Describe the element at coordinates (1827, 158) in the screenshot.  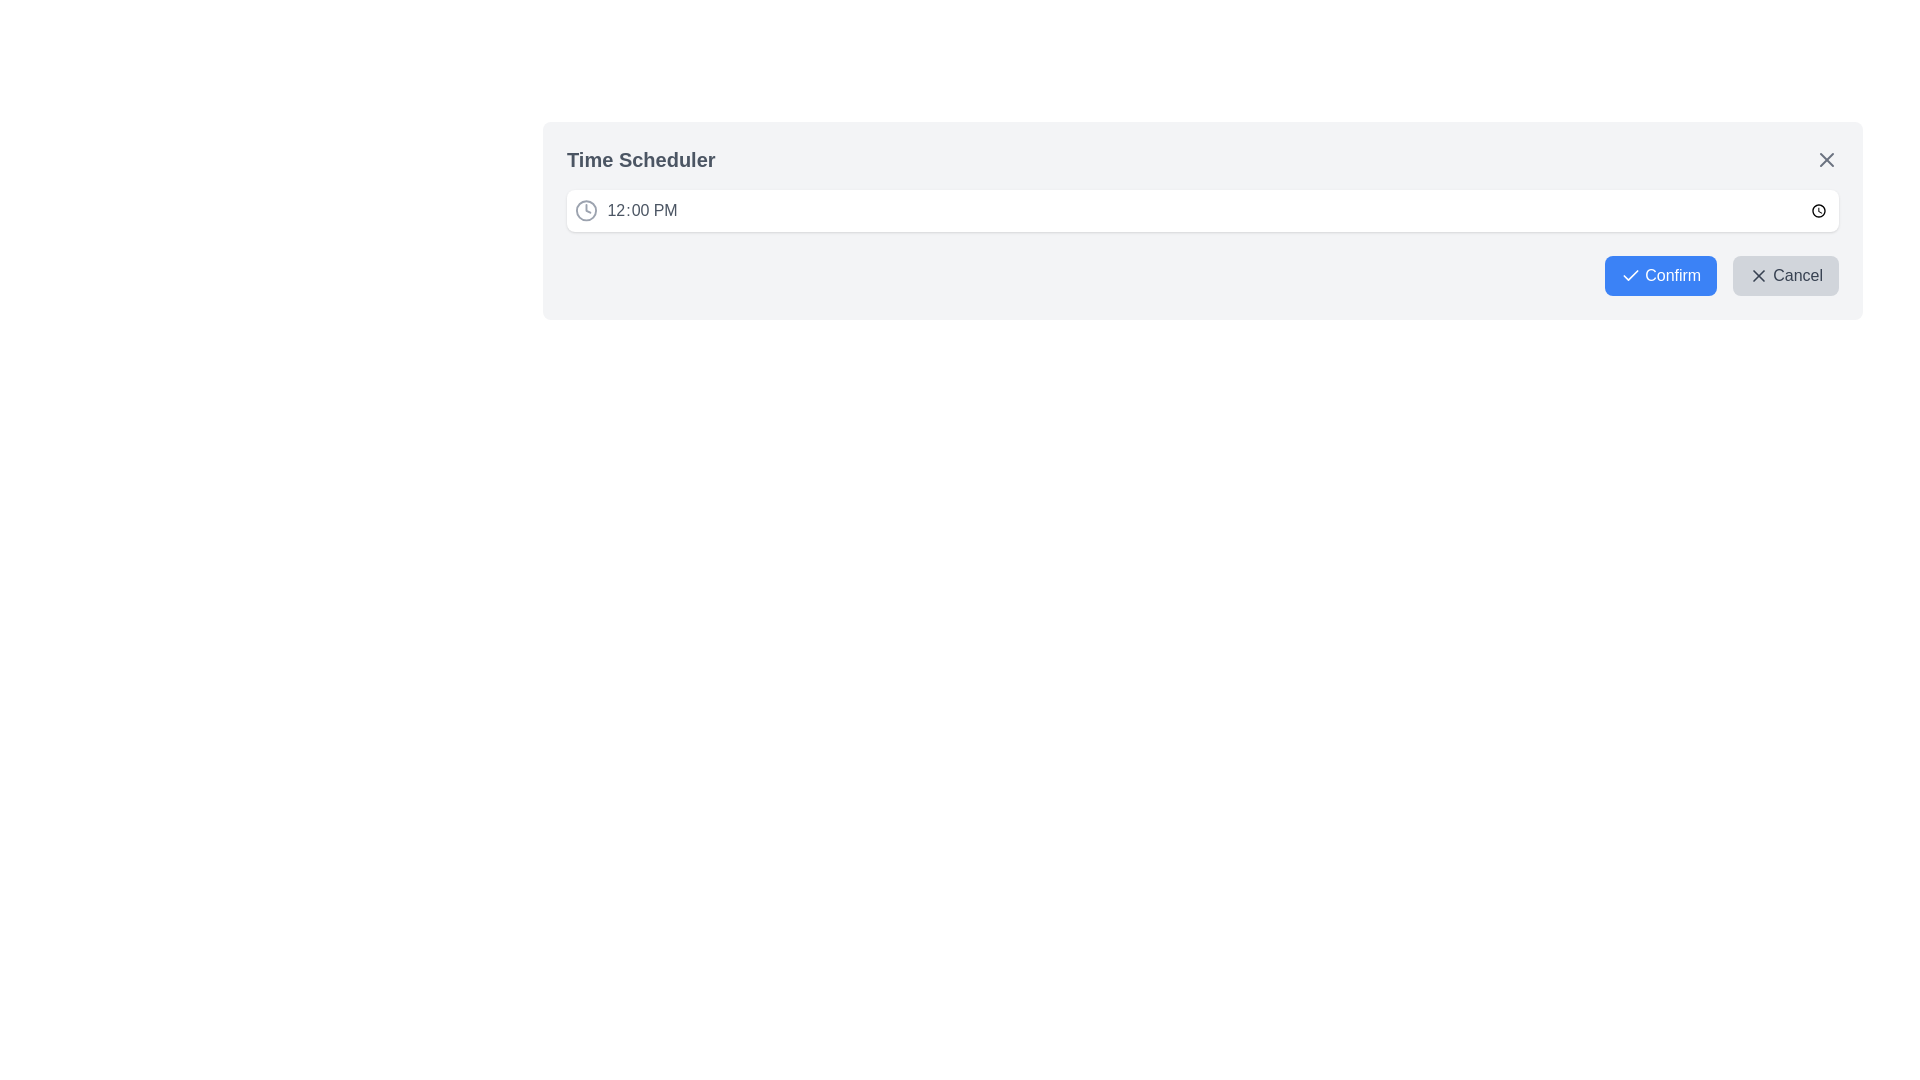
I see `the diagonal line icon forming part of the 'X' shape` at that location.